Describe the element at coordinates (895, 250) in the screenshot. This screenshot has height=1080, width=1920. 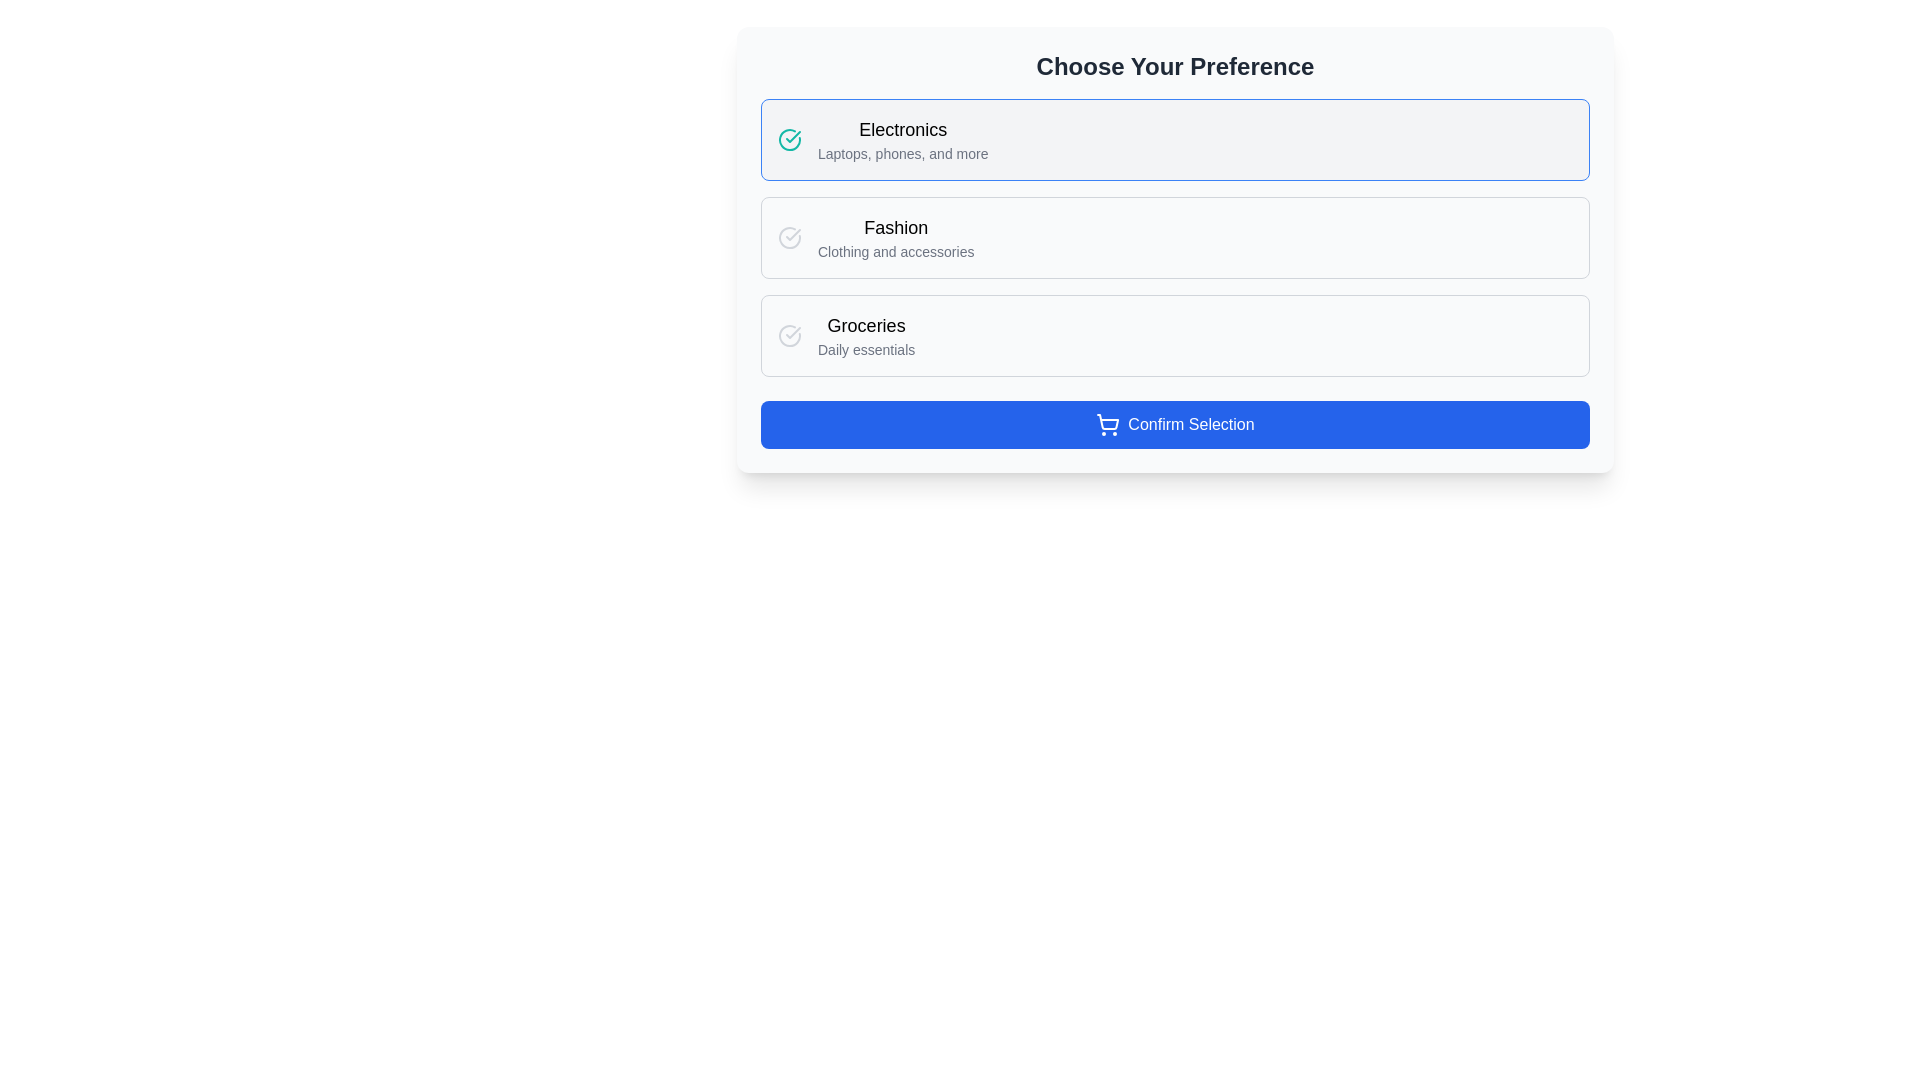
I see `the text label 'Clothing and accessories', which is styled with smaller gray text and located below the 'Fashion' heading in a vertical list of selectable preferences` at that location.